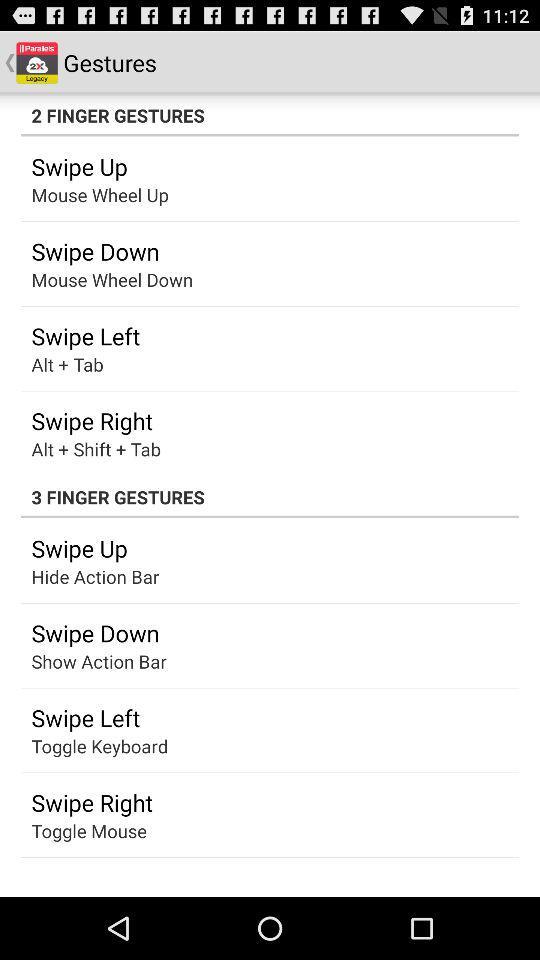  Describe the element at coordinates (98, 745) in the screenshot. I see `item above the swipe right icon` at that location.